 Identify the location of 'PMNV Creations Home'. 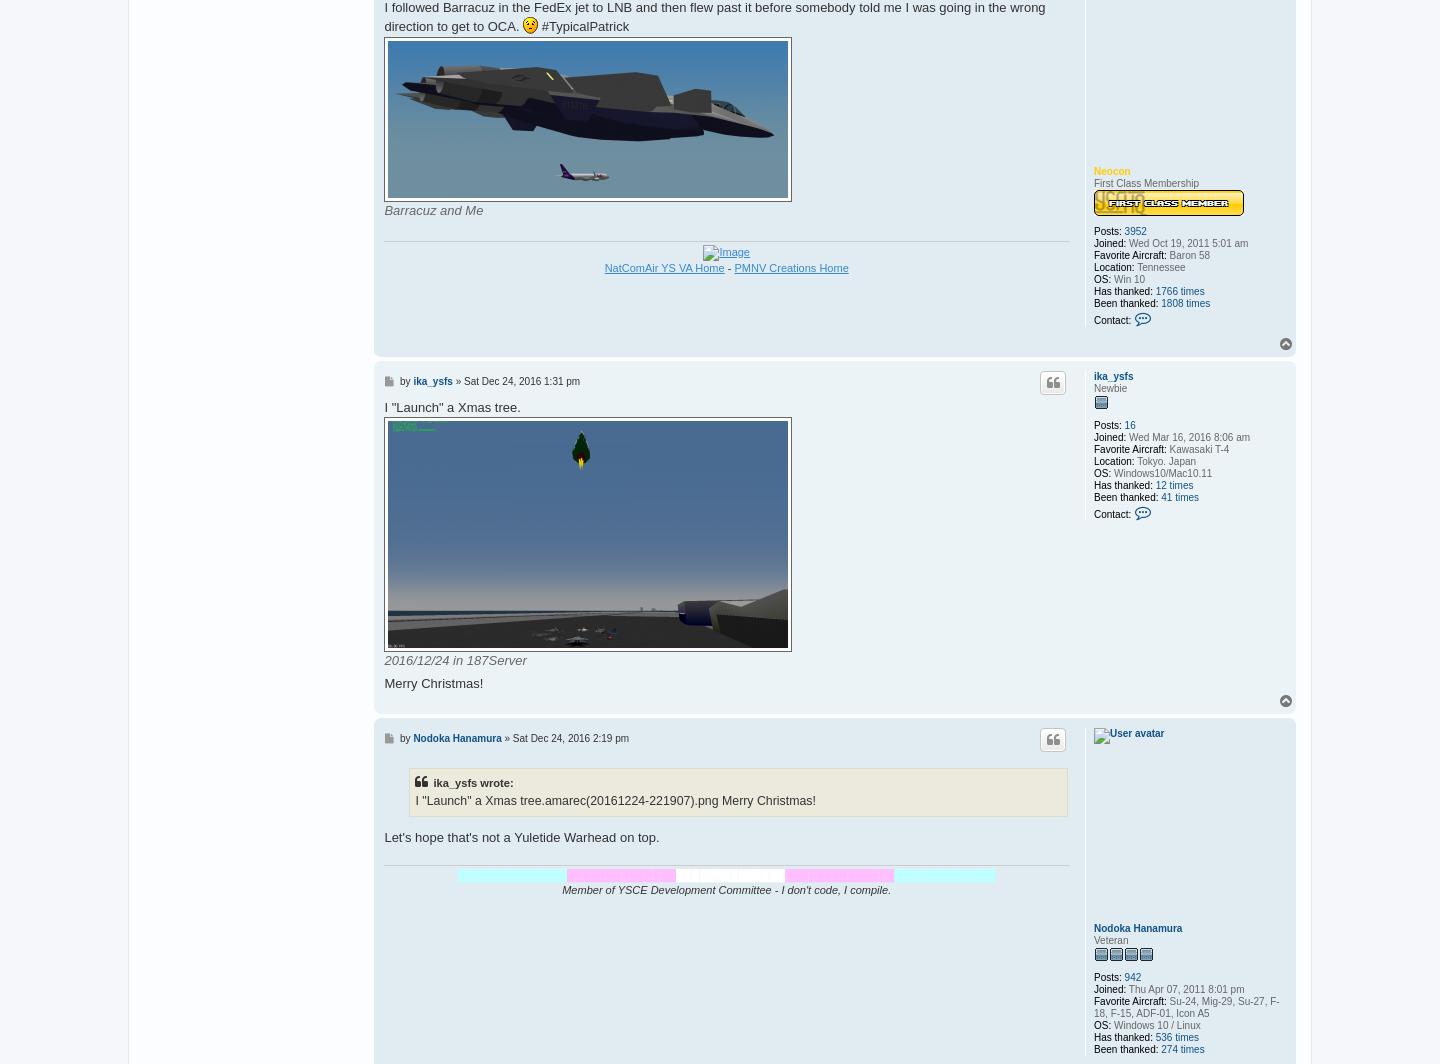
(732, 266).